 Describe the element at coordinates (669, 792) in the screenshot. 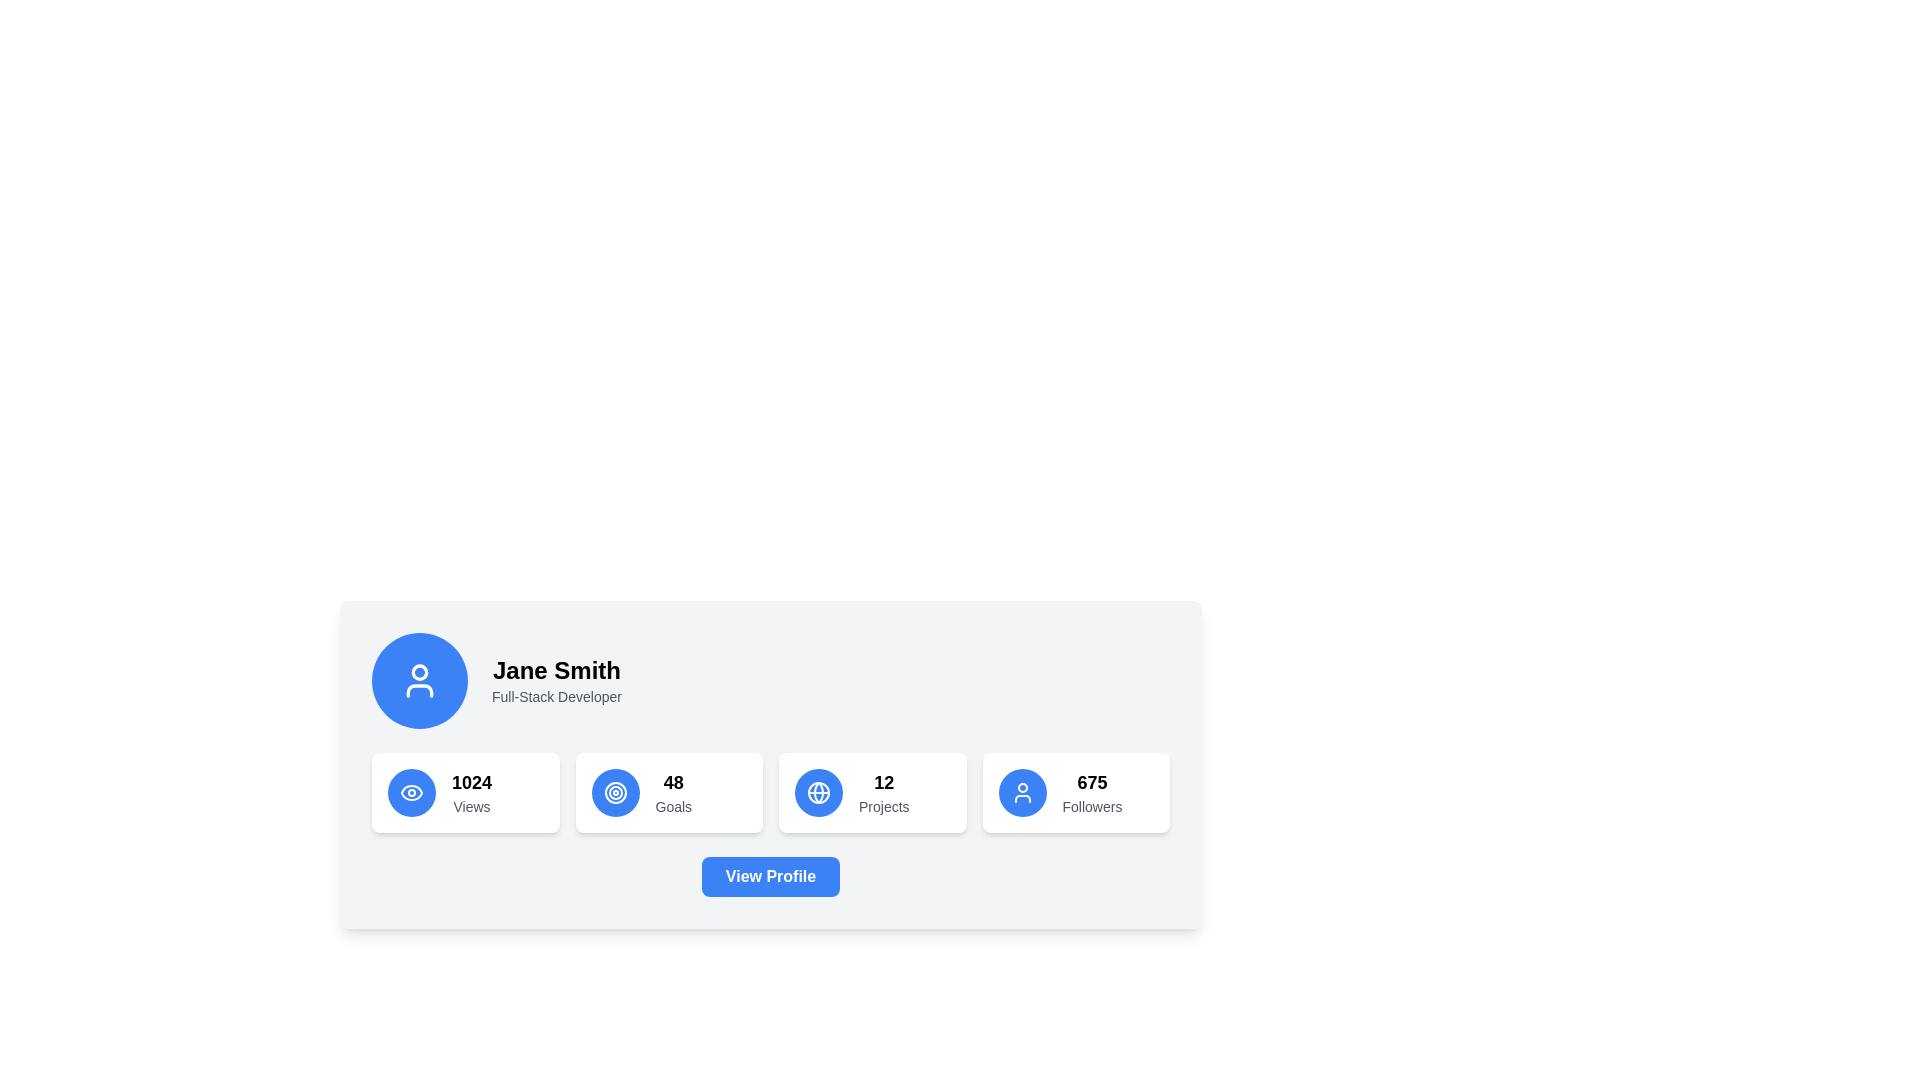

I see `the Informational Card displaying '48 Goals', which is the second card in a horizontal layout of four cards under the user's profile information` at that location.